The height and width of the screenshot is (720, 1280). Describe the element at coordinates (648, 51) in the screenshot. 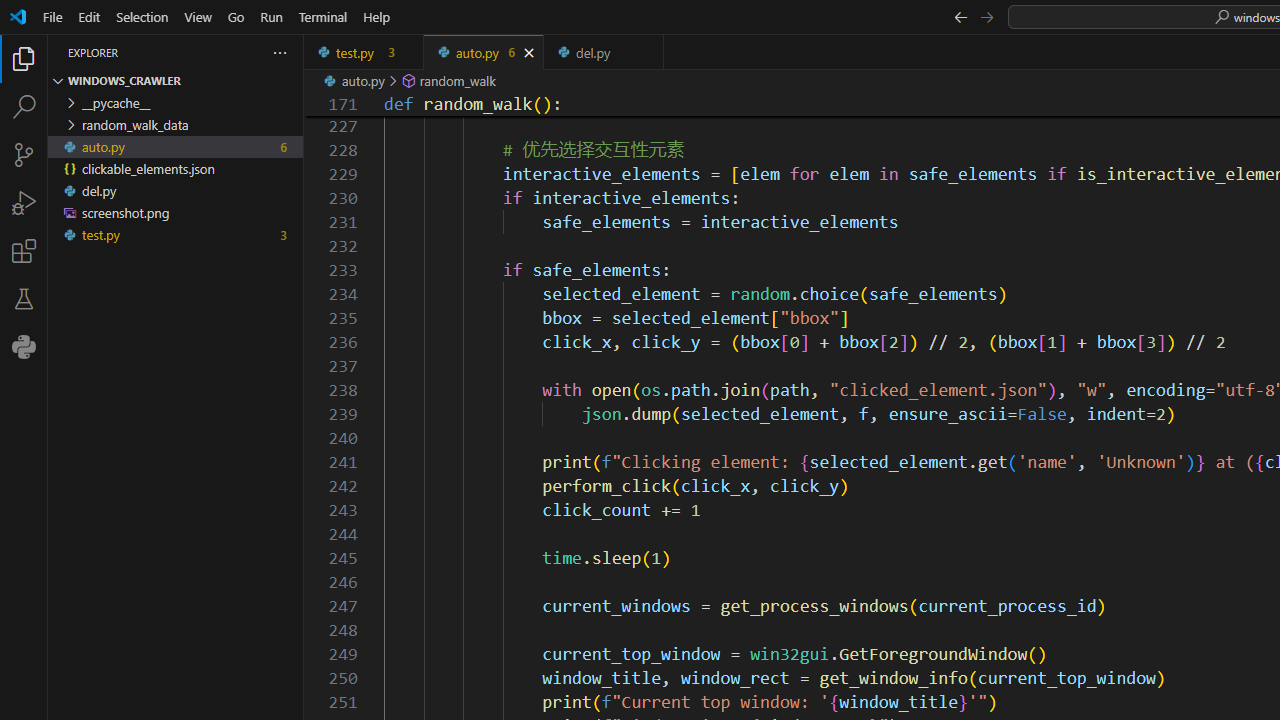

I see `'Tab actions'` at that location.